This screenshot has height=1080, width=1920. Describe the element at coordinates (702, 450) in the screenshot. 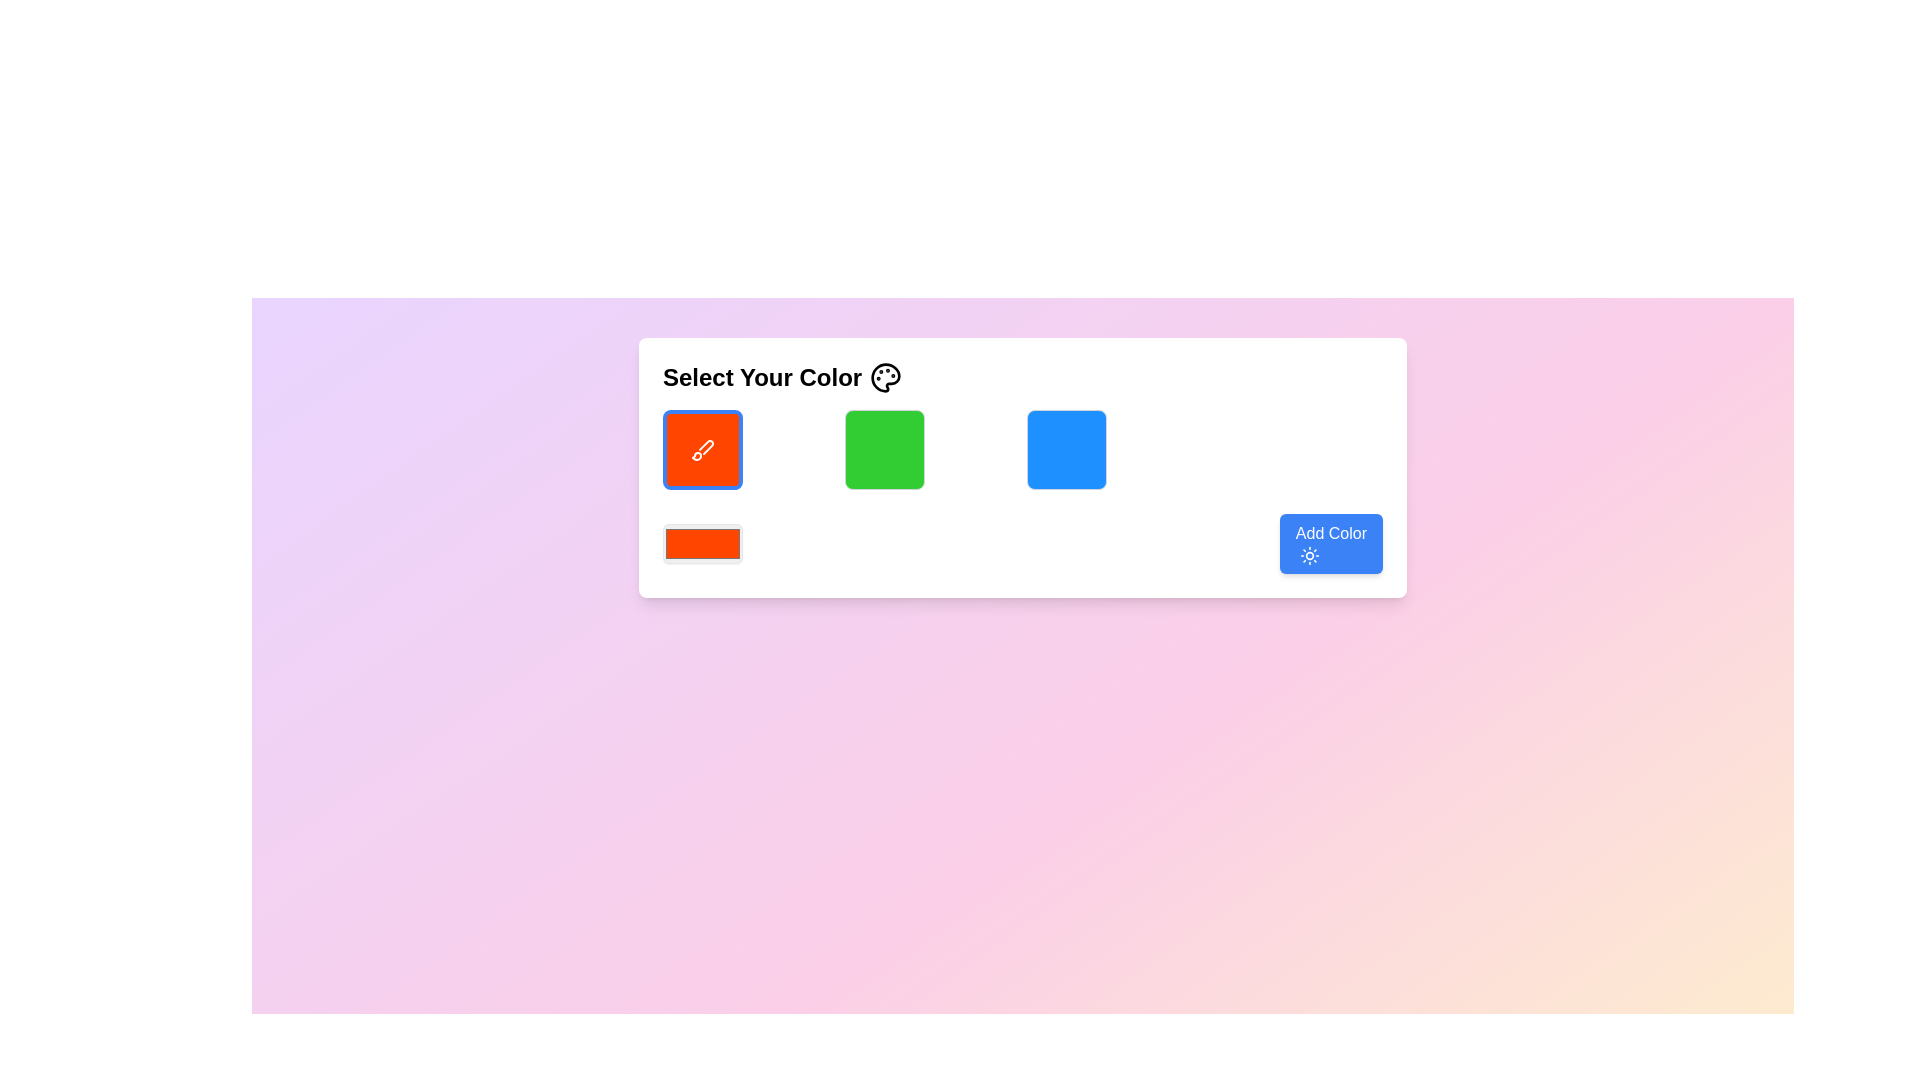

I see `the first button in the grid layout, which is a square box with rounded corners, bright orange background, and a white paintbrush icon at the center` at that location.